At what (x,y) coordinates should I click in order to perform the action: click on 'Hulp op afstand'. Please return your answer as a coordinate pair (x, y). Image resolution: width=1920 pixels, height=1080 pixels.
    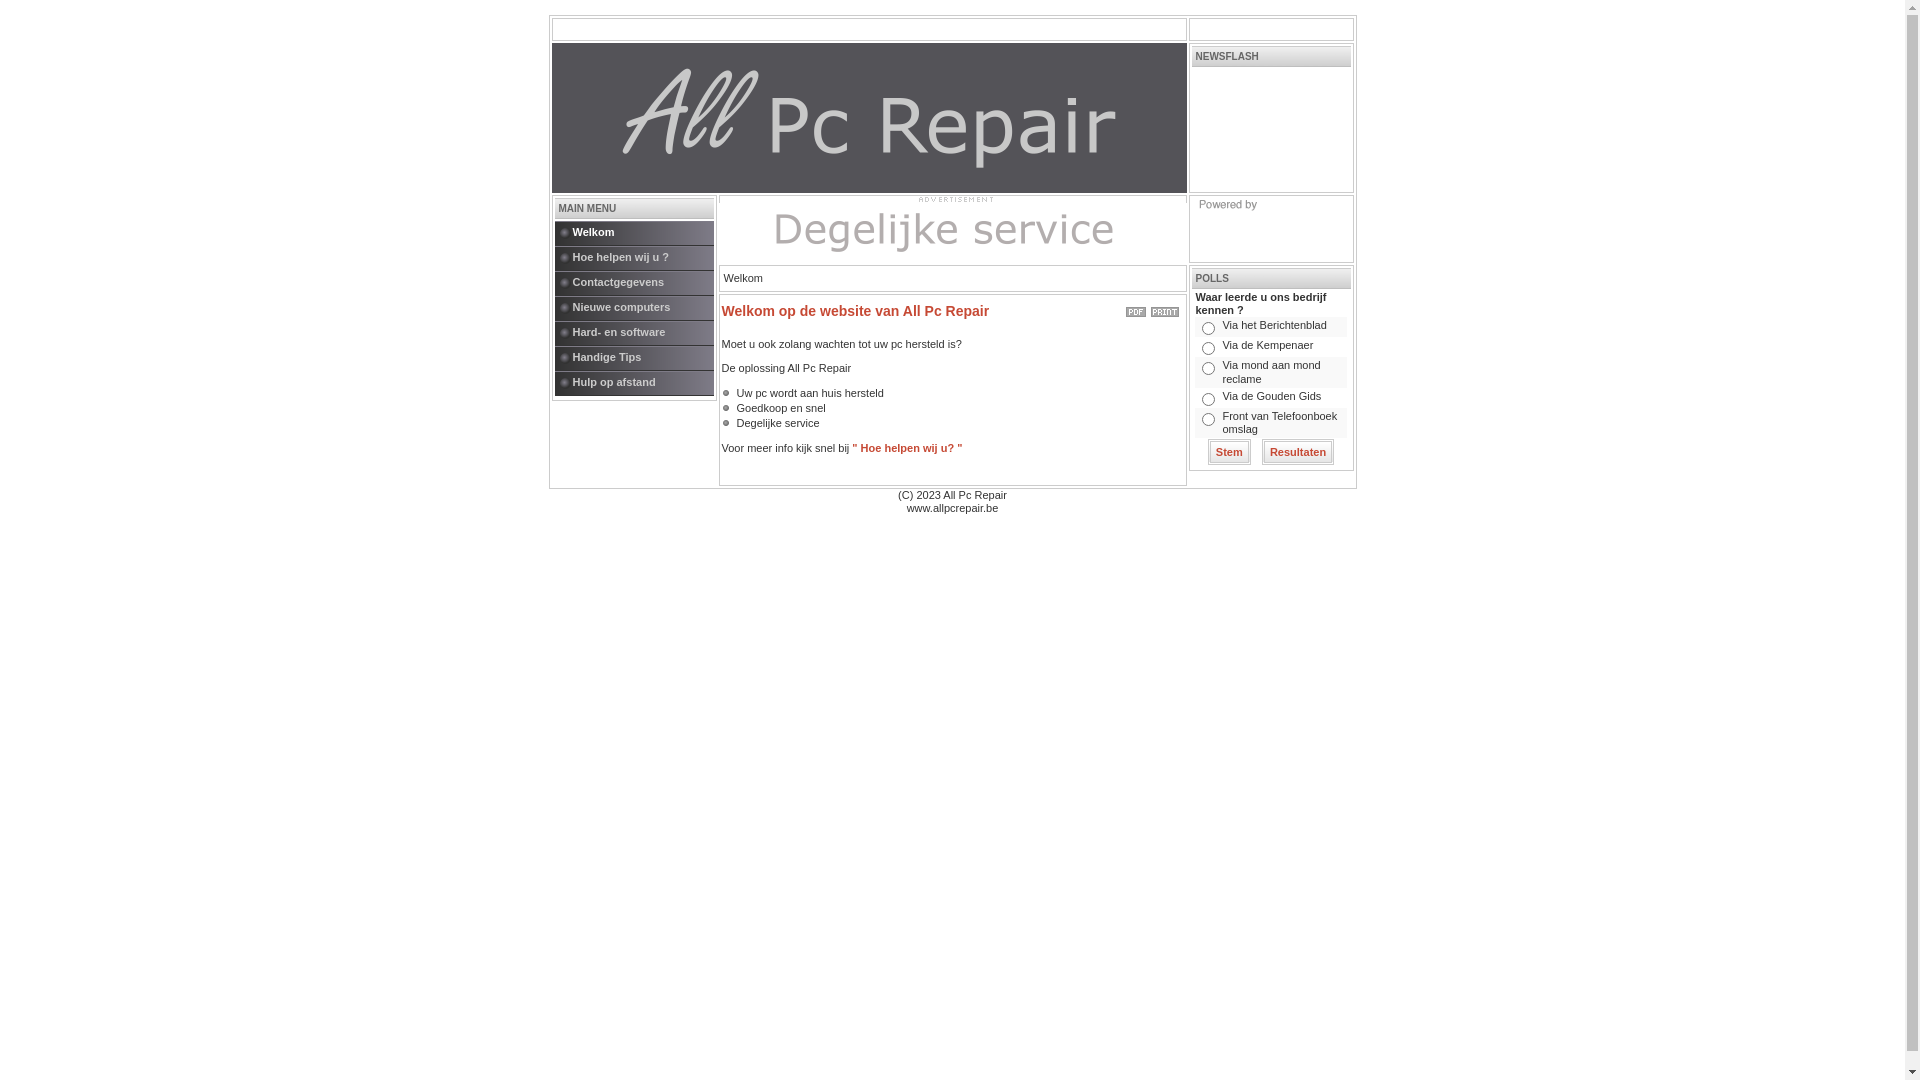
    Looking at the image, I should click on (642, 383).